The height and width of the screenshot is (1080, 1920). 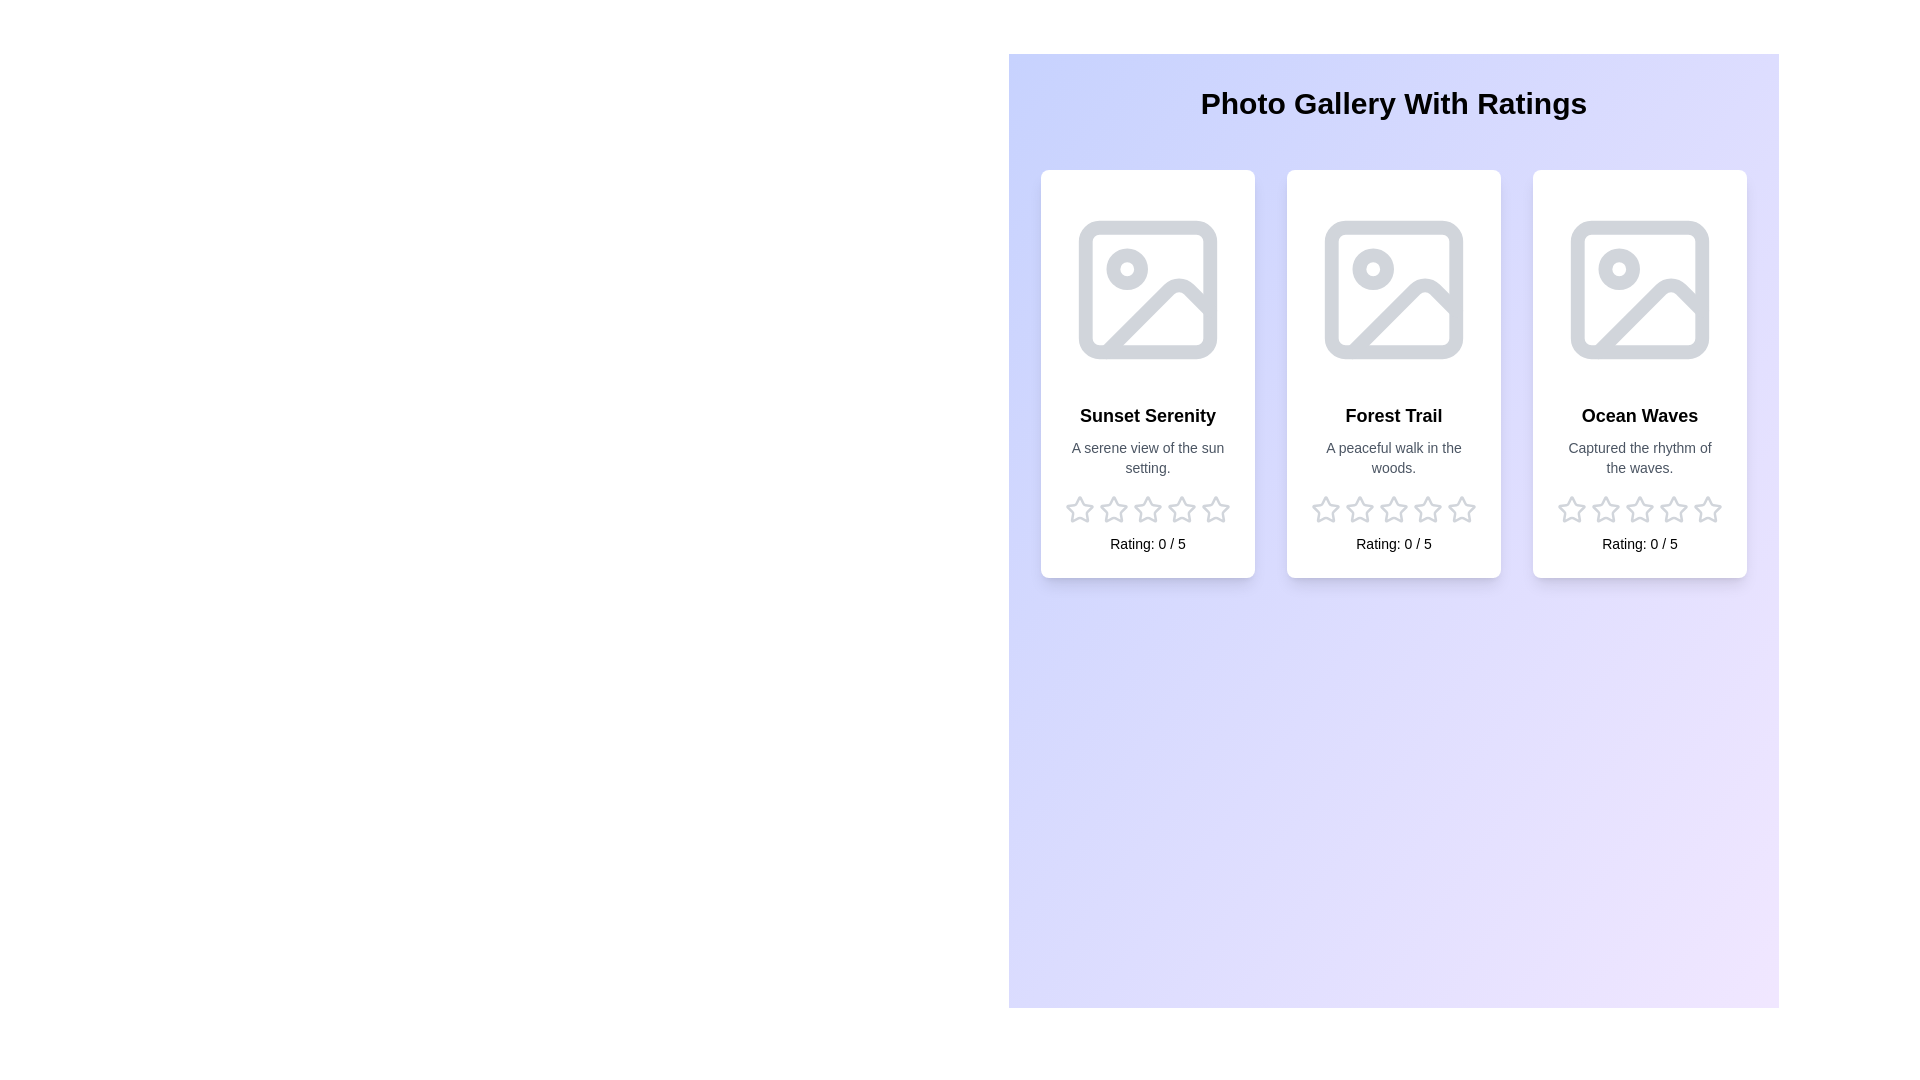 What do you see at coordinates (1112, 508) in the screenshot?
I see `the star corresponding to the rating 2 for the image Sunset Serenity` at bounding box center [1112, 508].